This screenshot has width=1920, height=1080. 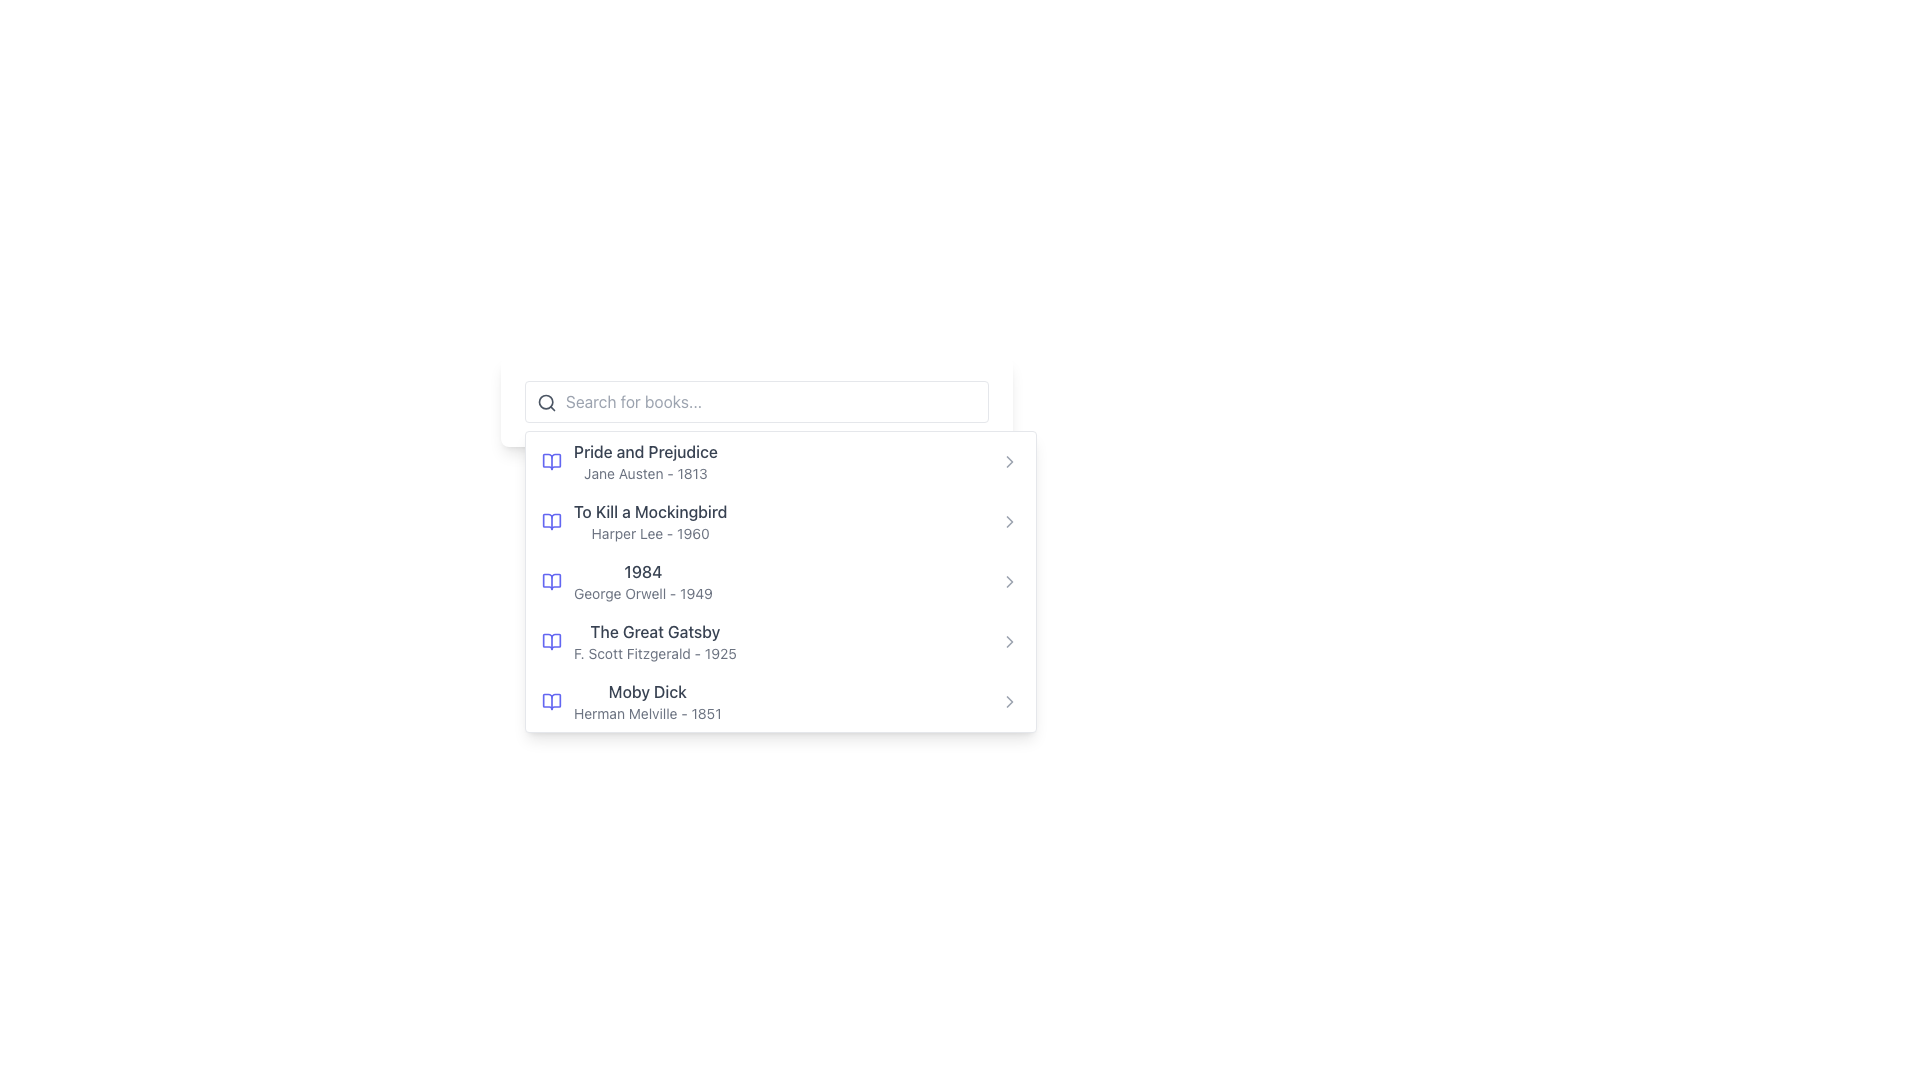 I want to click on the right half of the open book illustration SVG icon located to the immediate left of the text 'To Kill a Mockingbird' in the second list item of the panel, so click(x=552, y=520).